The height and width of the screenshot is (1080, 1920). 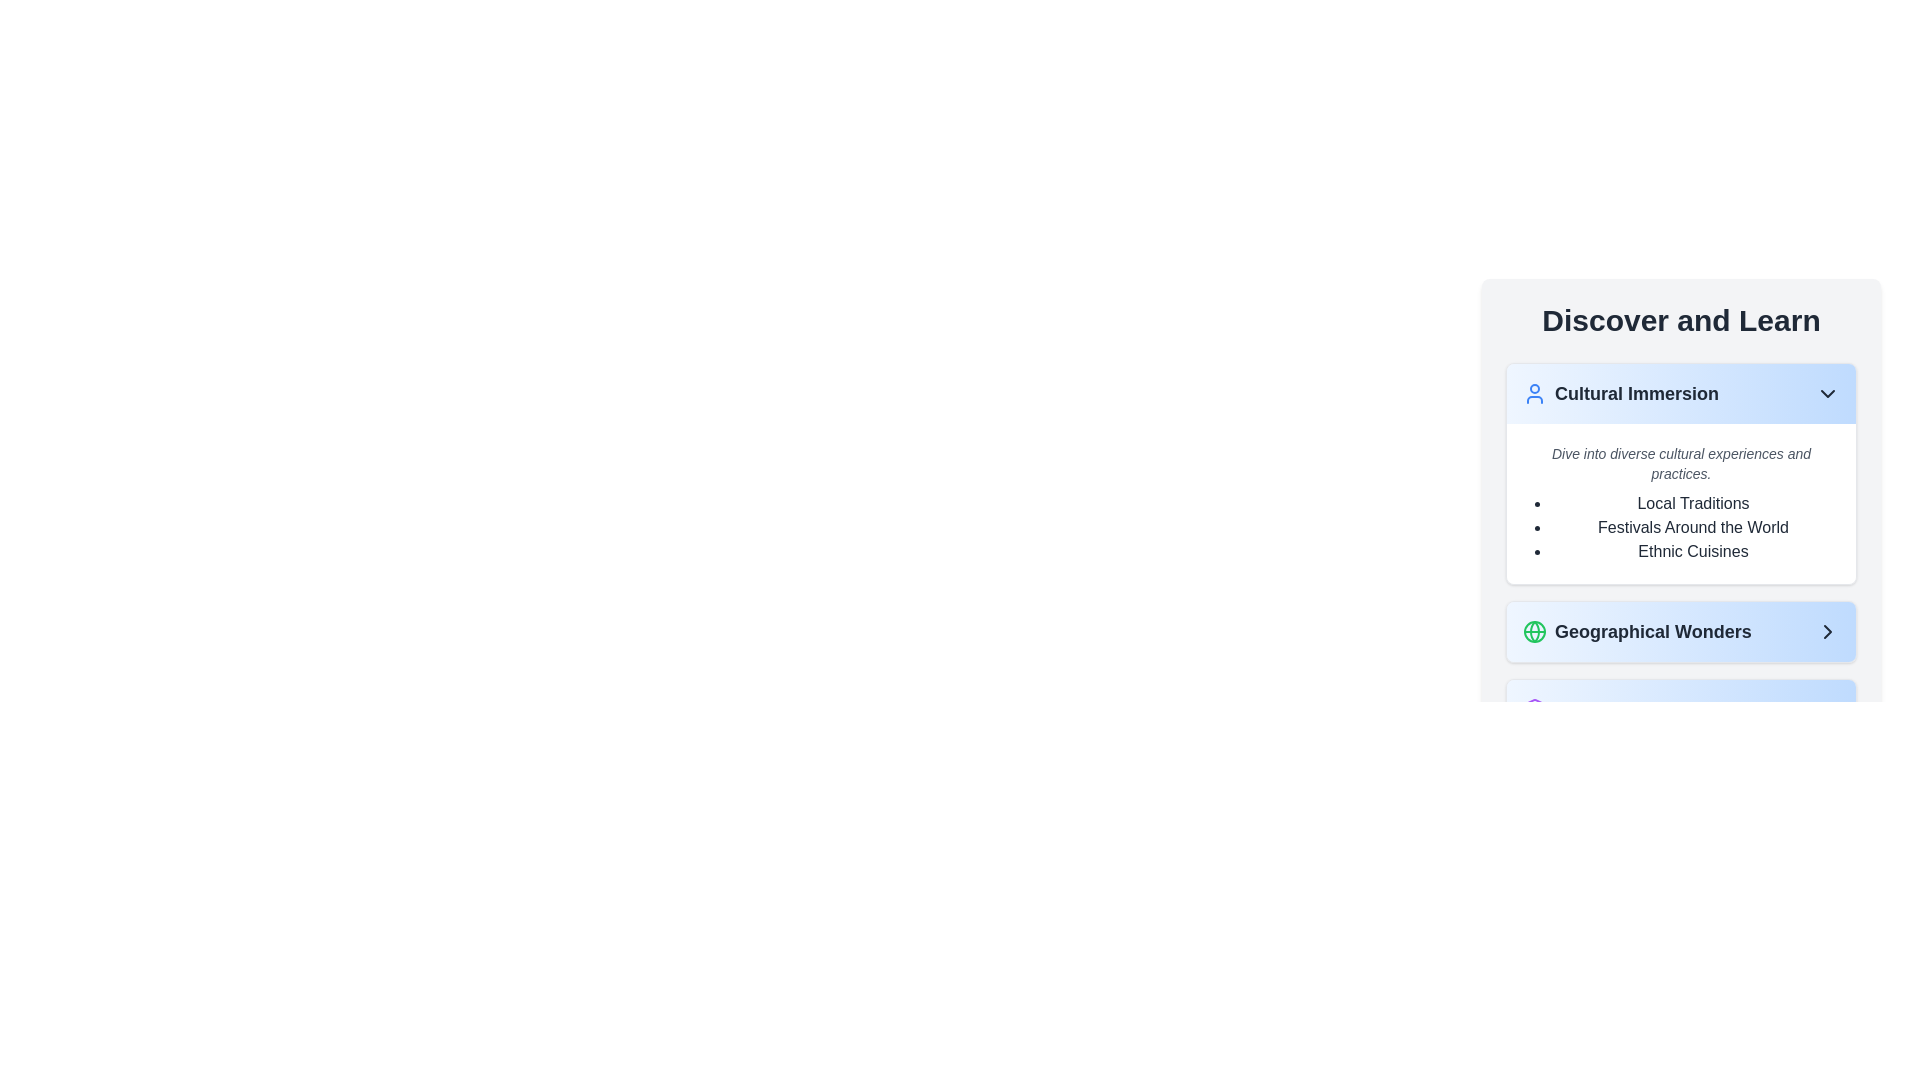 What do you see at coordinates (1680, 319) in the screenshot?
I see `the bold and large heading with the text 'Discover and Learn', which is styled in dark gray and positioned at the top of the section` at bounding box center [1680, 319].